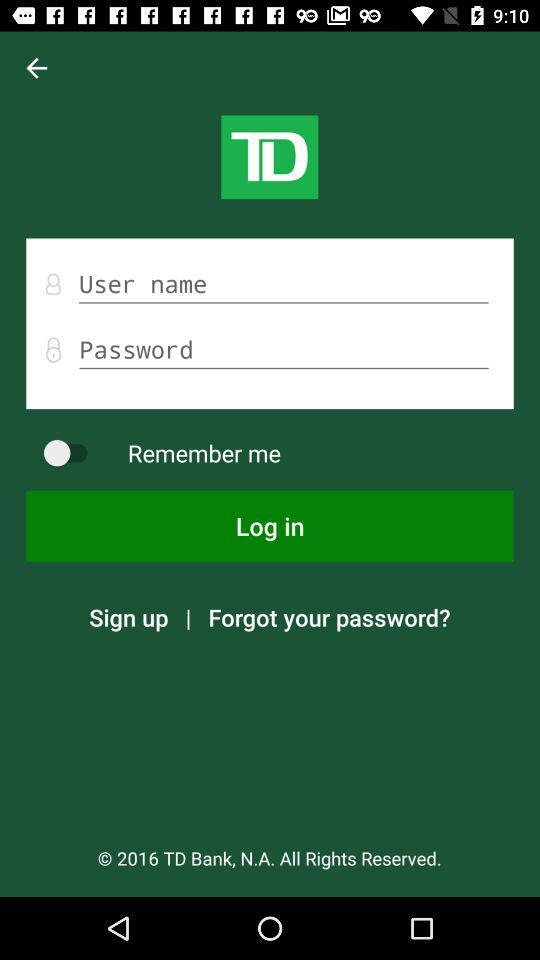  Describe the element at coordinates (270, 525) in the screenshot. I see `the log in icon` at that location.